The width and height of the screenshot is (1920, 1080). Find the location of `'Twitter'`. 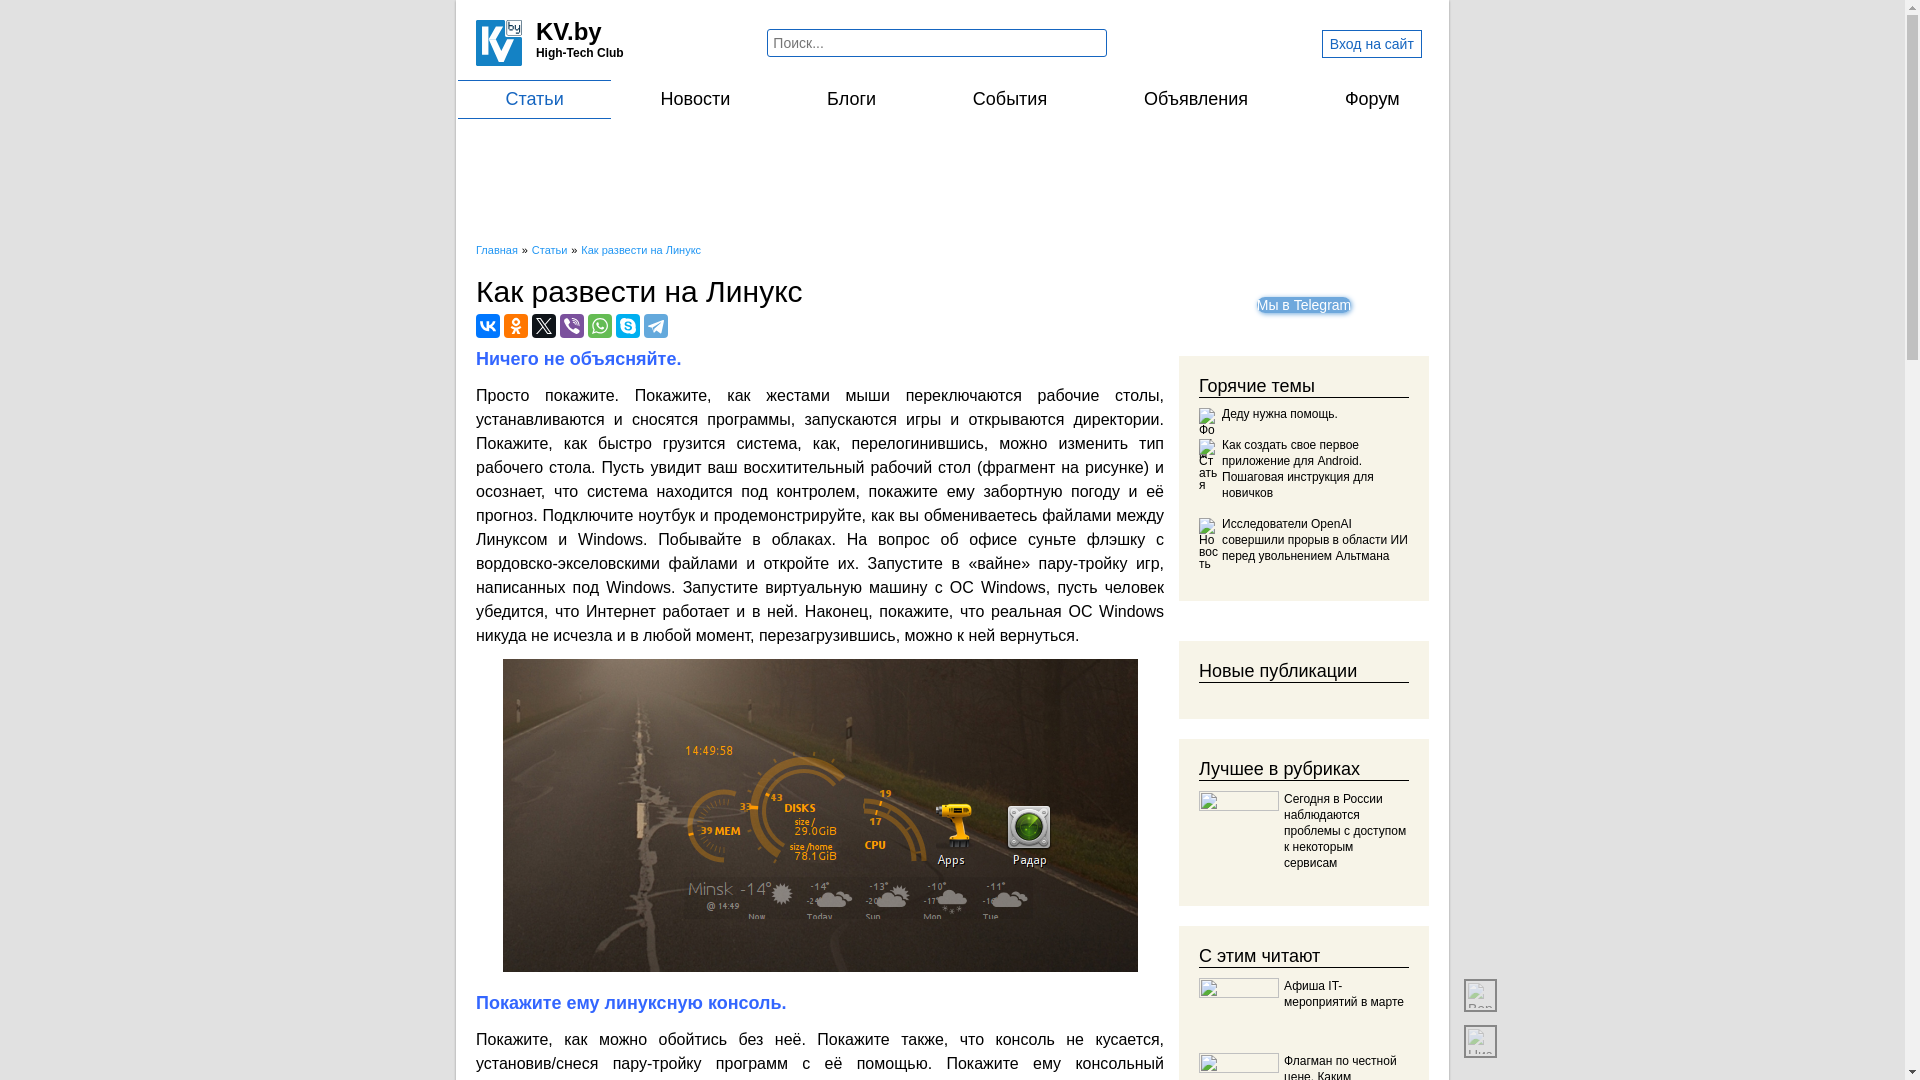

'Twitter' is located at coordinates (543, 325).